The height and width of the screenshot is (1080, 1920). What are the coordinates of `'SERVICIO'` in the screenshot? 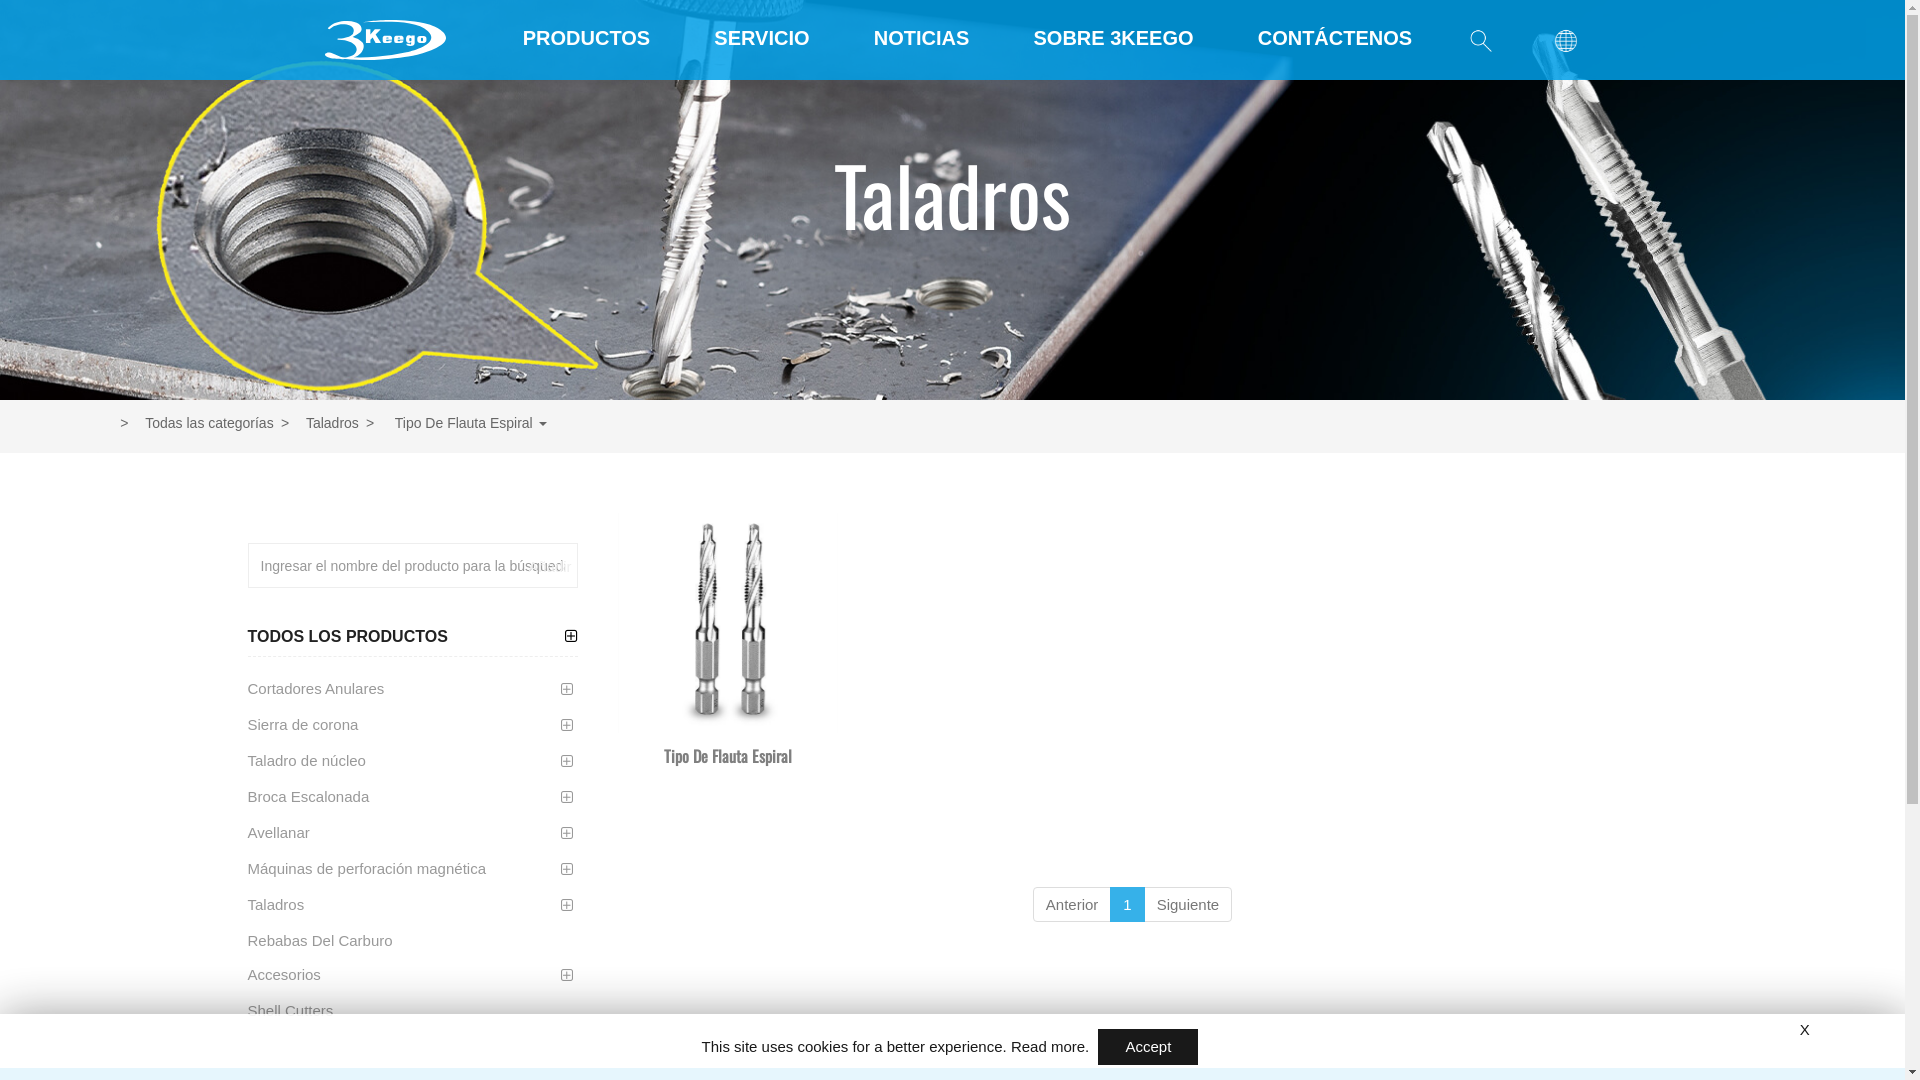 It's located at (760, 38).